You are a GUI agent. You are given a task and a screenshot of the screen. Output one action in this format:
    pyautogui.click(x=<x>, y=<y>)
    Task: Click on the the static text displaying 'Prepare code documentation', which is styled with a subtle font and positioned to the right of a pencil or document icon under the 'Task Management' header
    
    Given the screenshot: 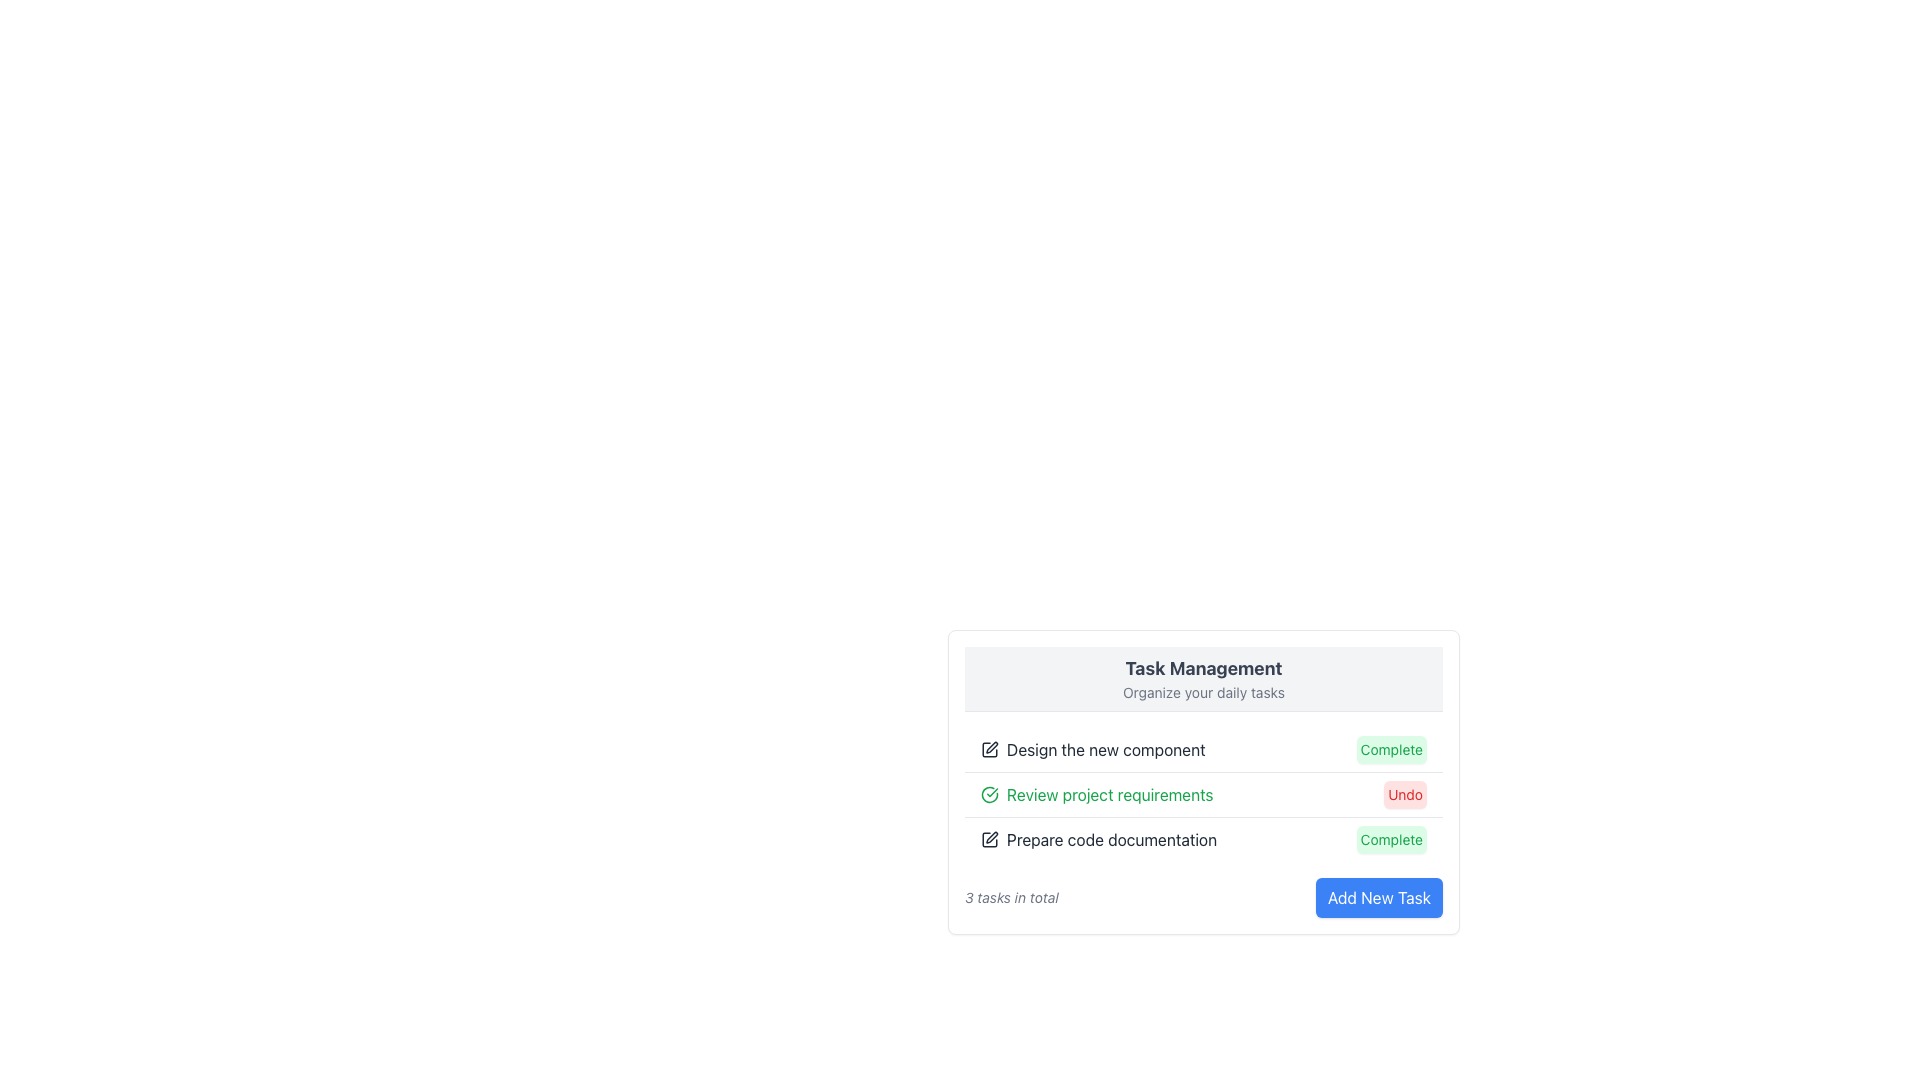 What is the action you would take?
    pyautogui.click(x=1111, y=840)
    